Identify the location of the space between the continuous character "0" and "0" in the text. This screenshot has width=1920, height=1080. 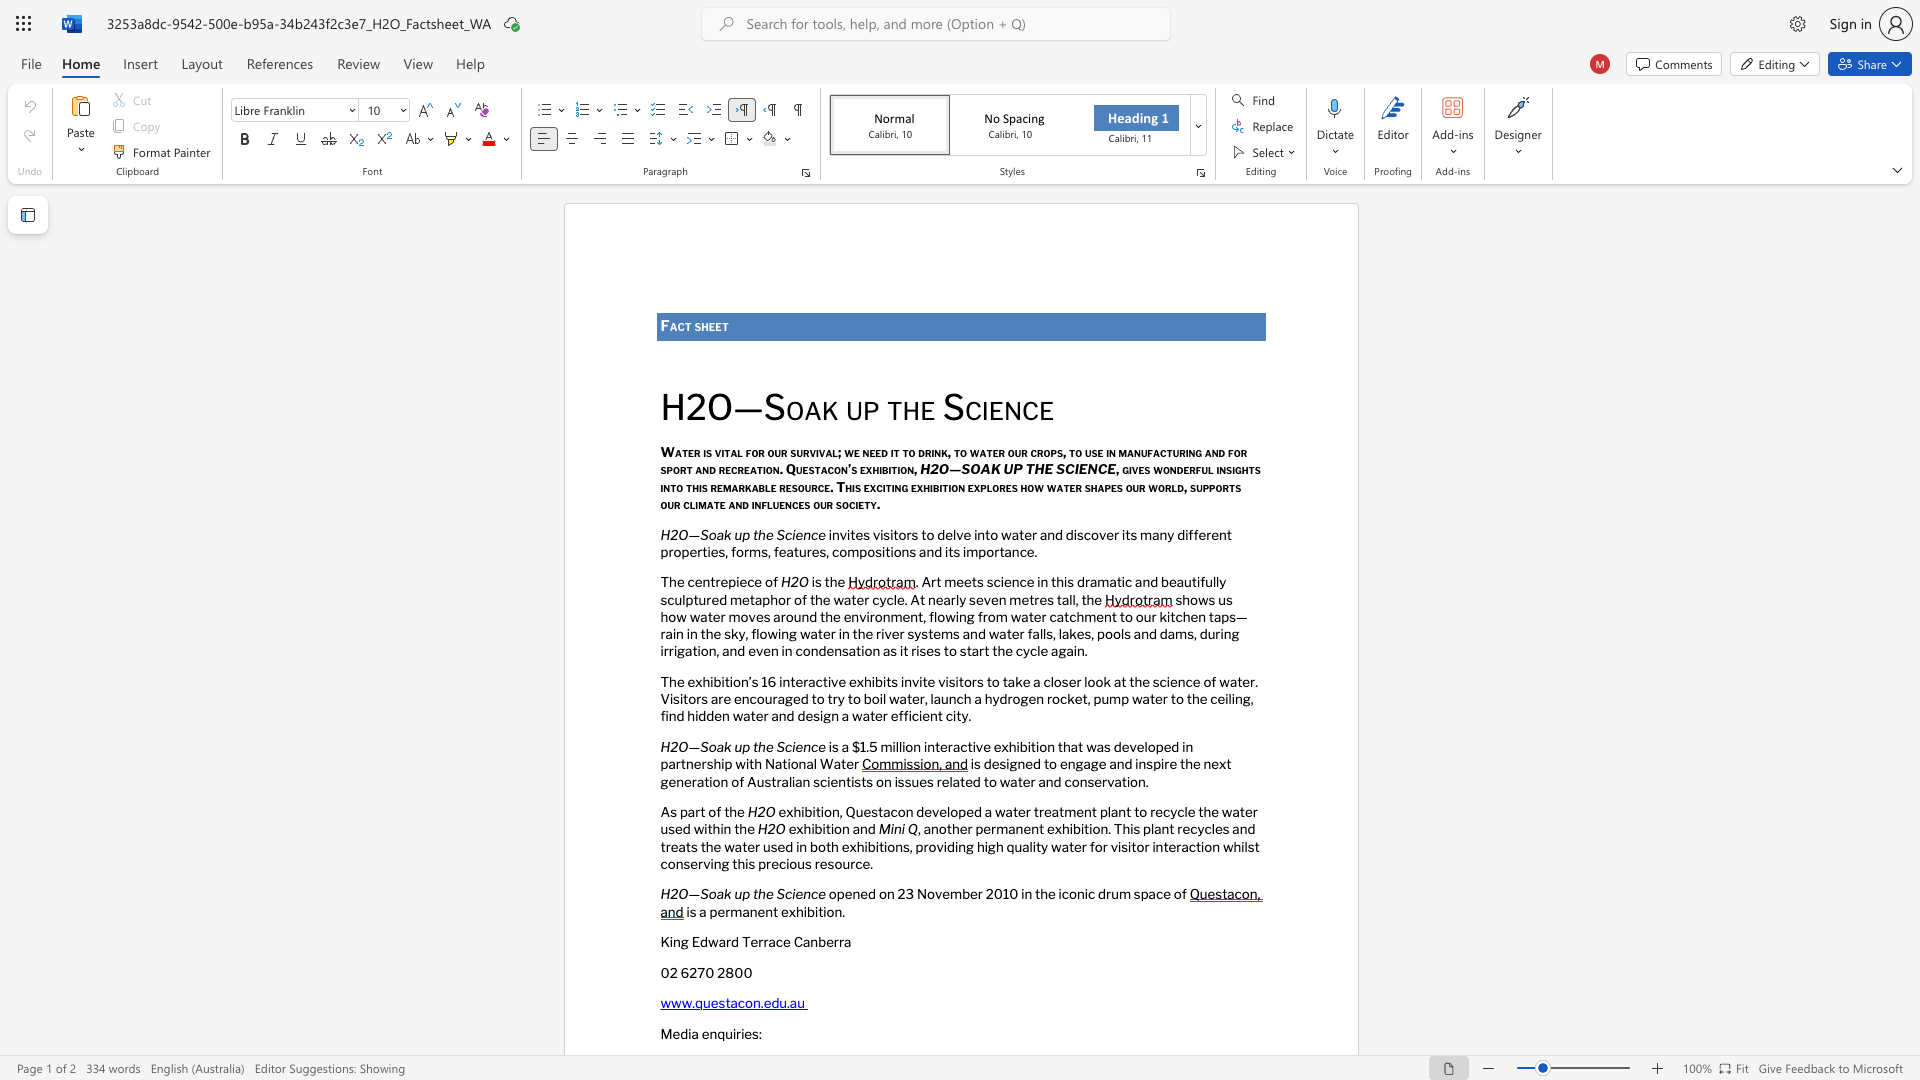
(742, 971).